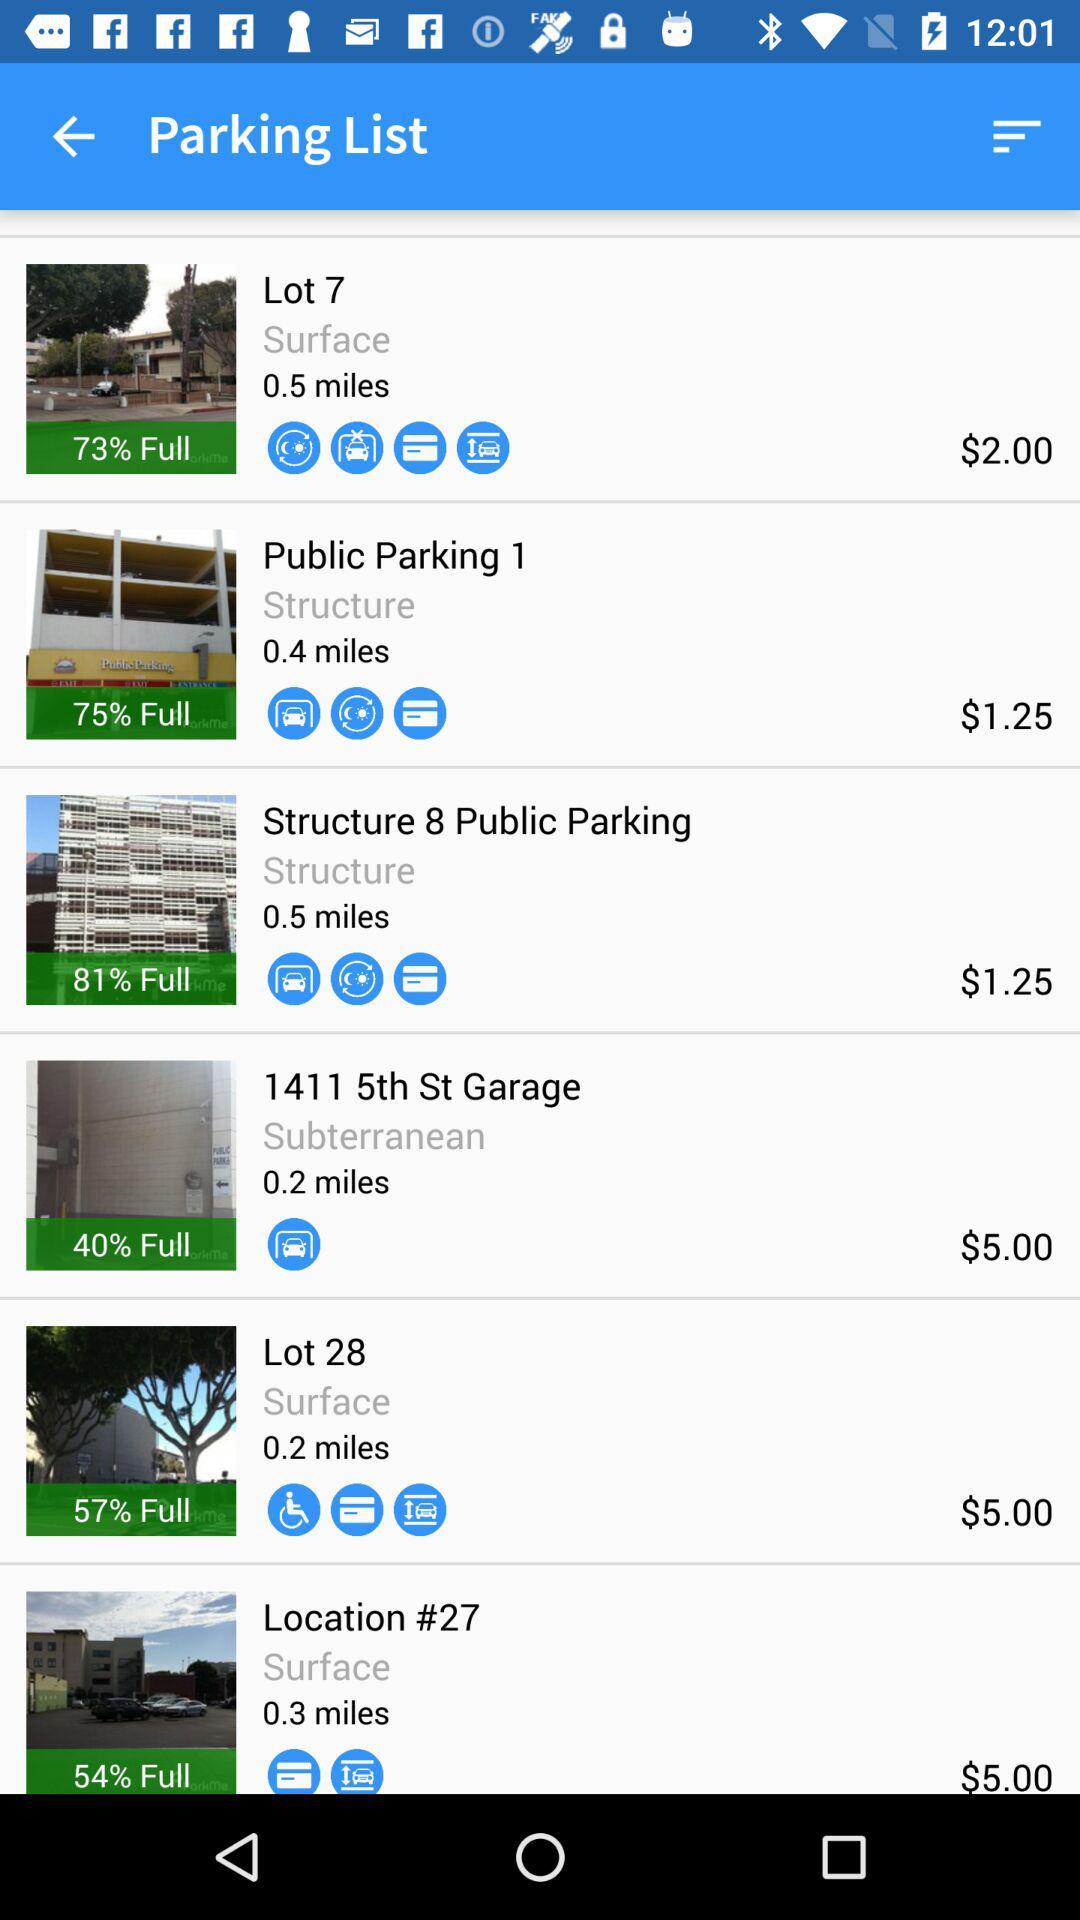 The image size is (1080, 1920). What do you see at coordinates (72, 135) in the screenshot?
I see `the item next to parking list item` at bounding box center [72, 135].